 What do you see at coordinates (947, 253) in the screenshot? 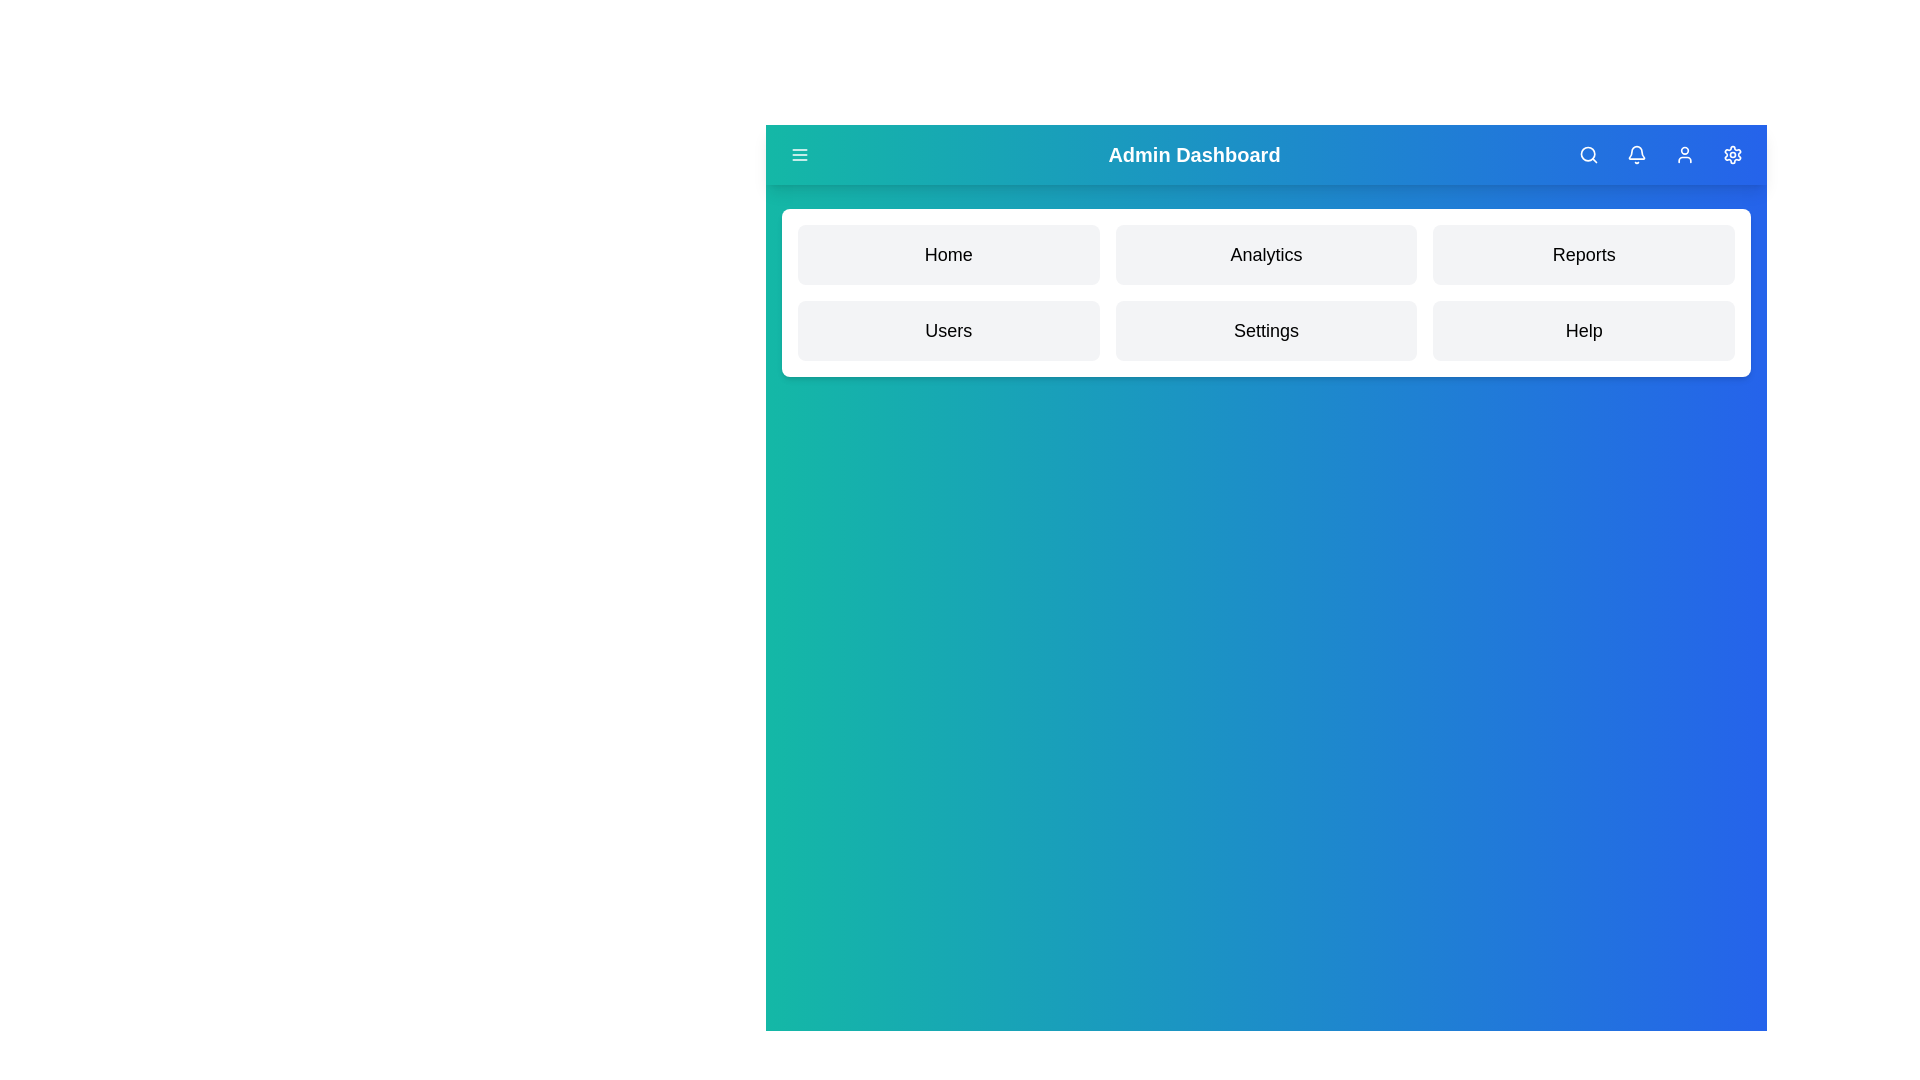
I see `the menu item Home to navigate to its section` at bounding box center [947, 253].